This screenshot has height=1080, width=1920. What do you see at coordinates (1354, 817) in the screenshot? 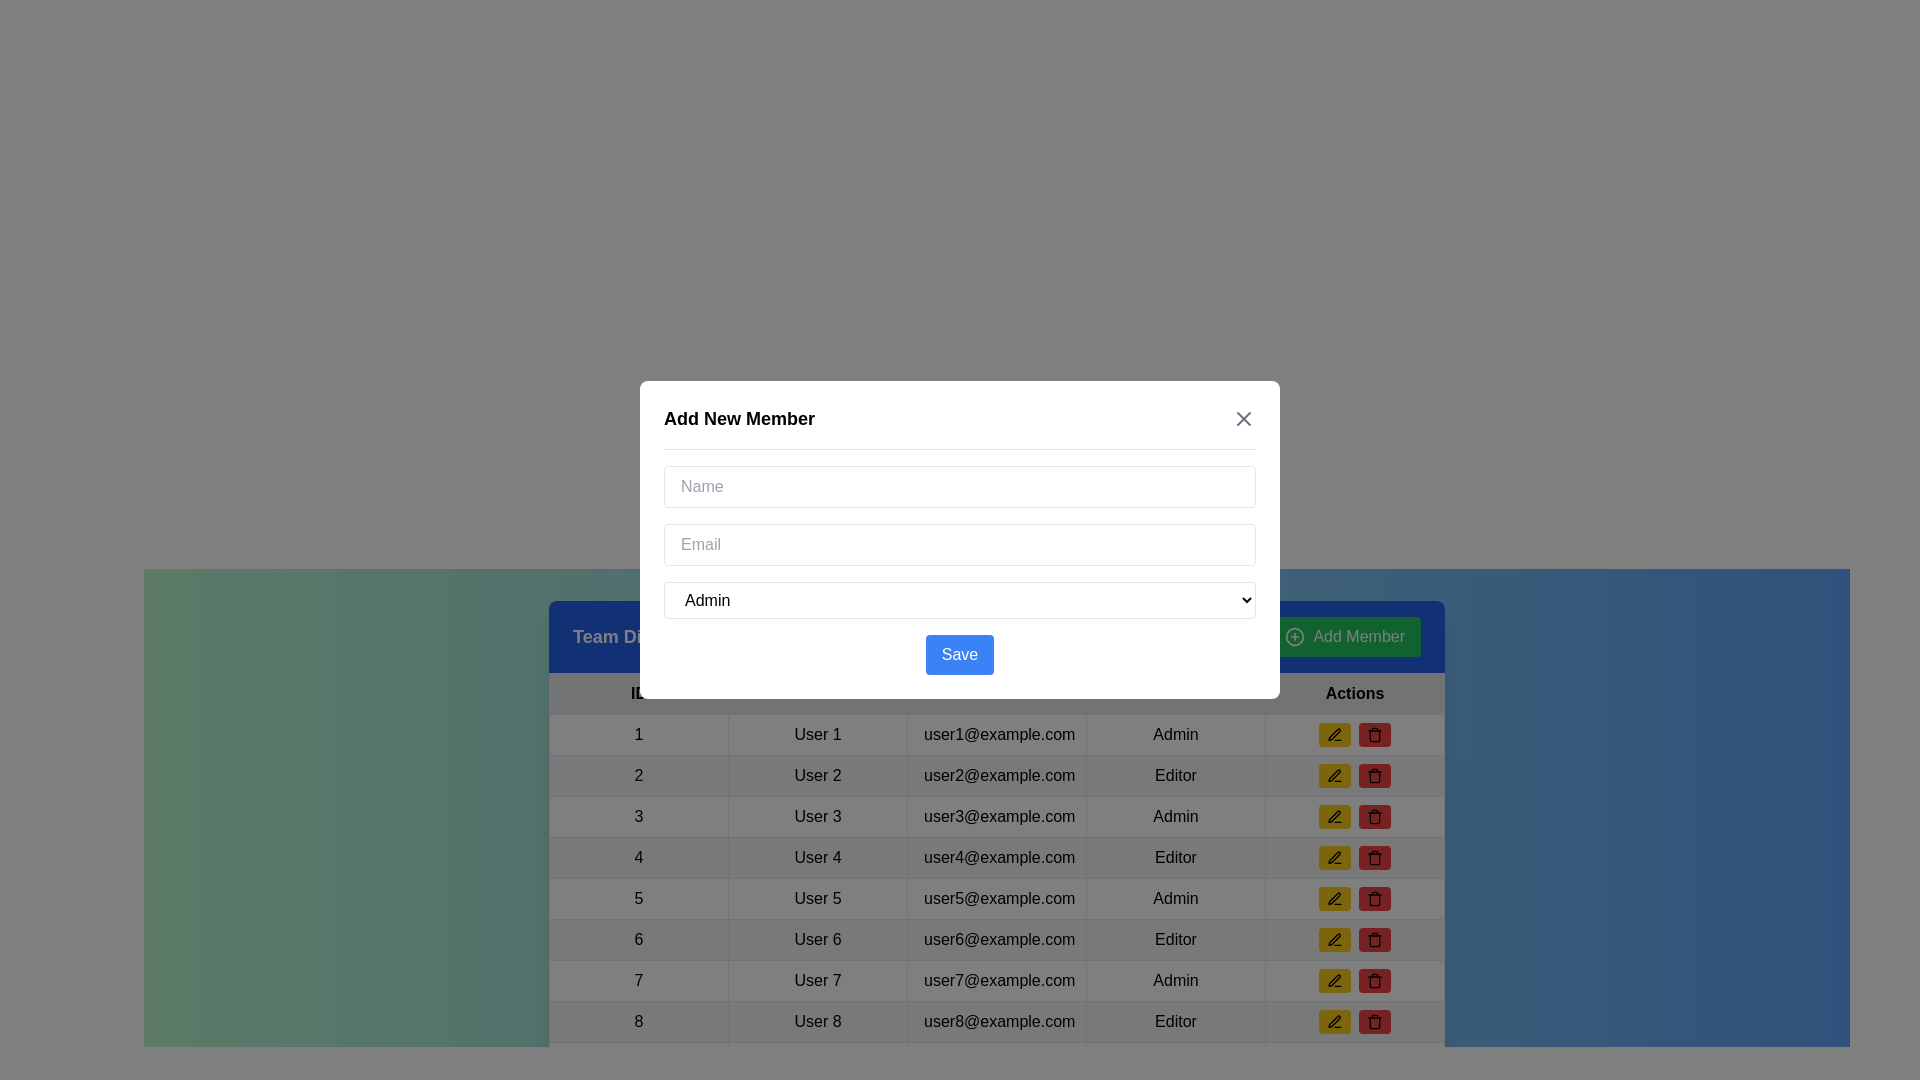
I see `the red rectangle Action button located in the 'Actions' column of the table for 'User 3' to initiate the delete action` at bounding box center [1354, 817].